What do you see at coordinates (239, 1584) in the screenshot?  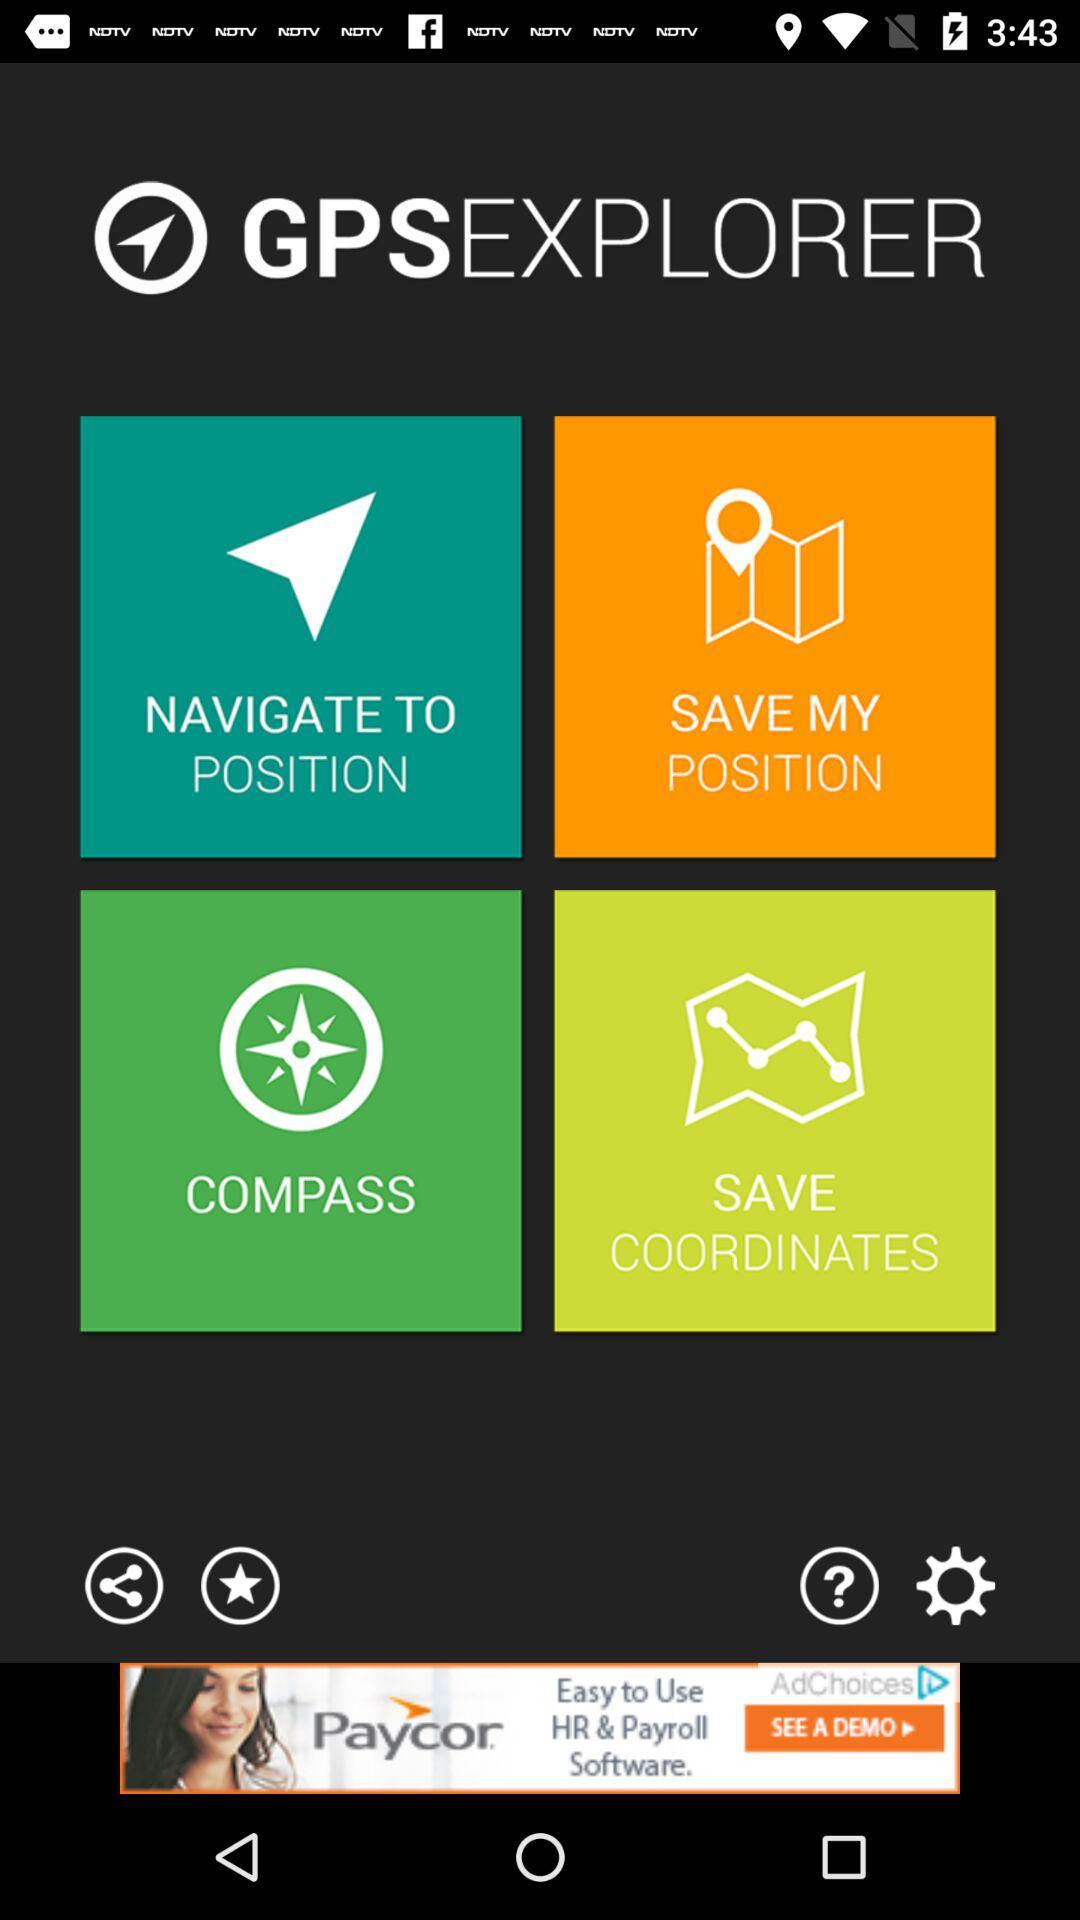 I see `favorite` at bounding box center [239, 1584].